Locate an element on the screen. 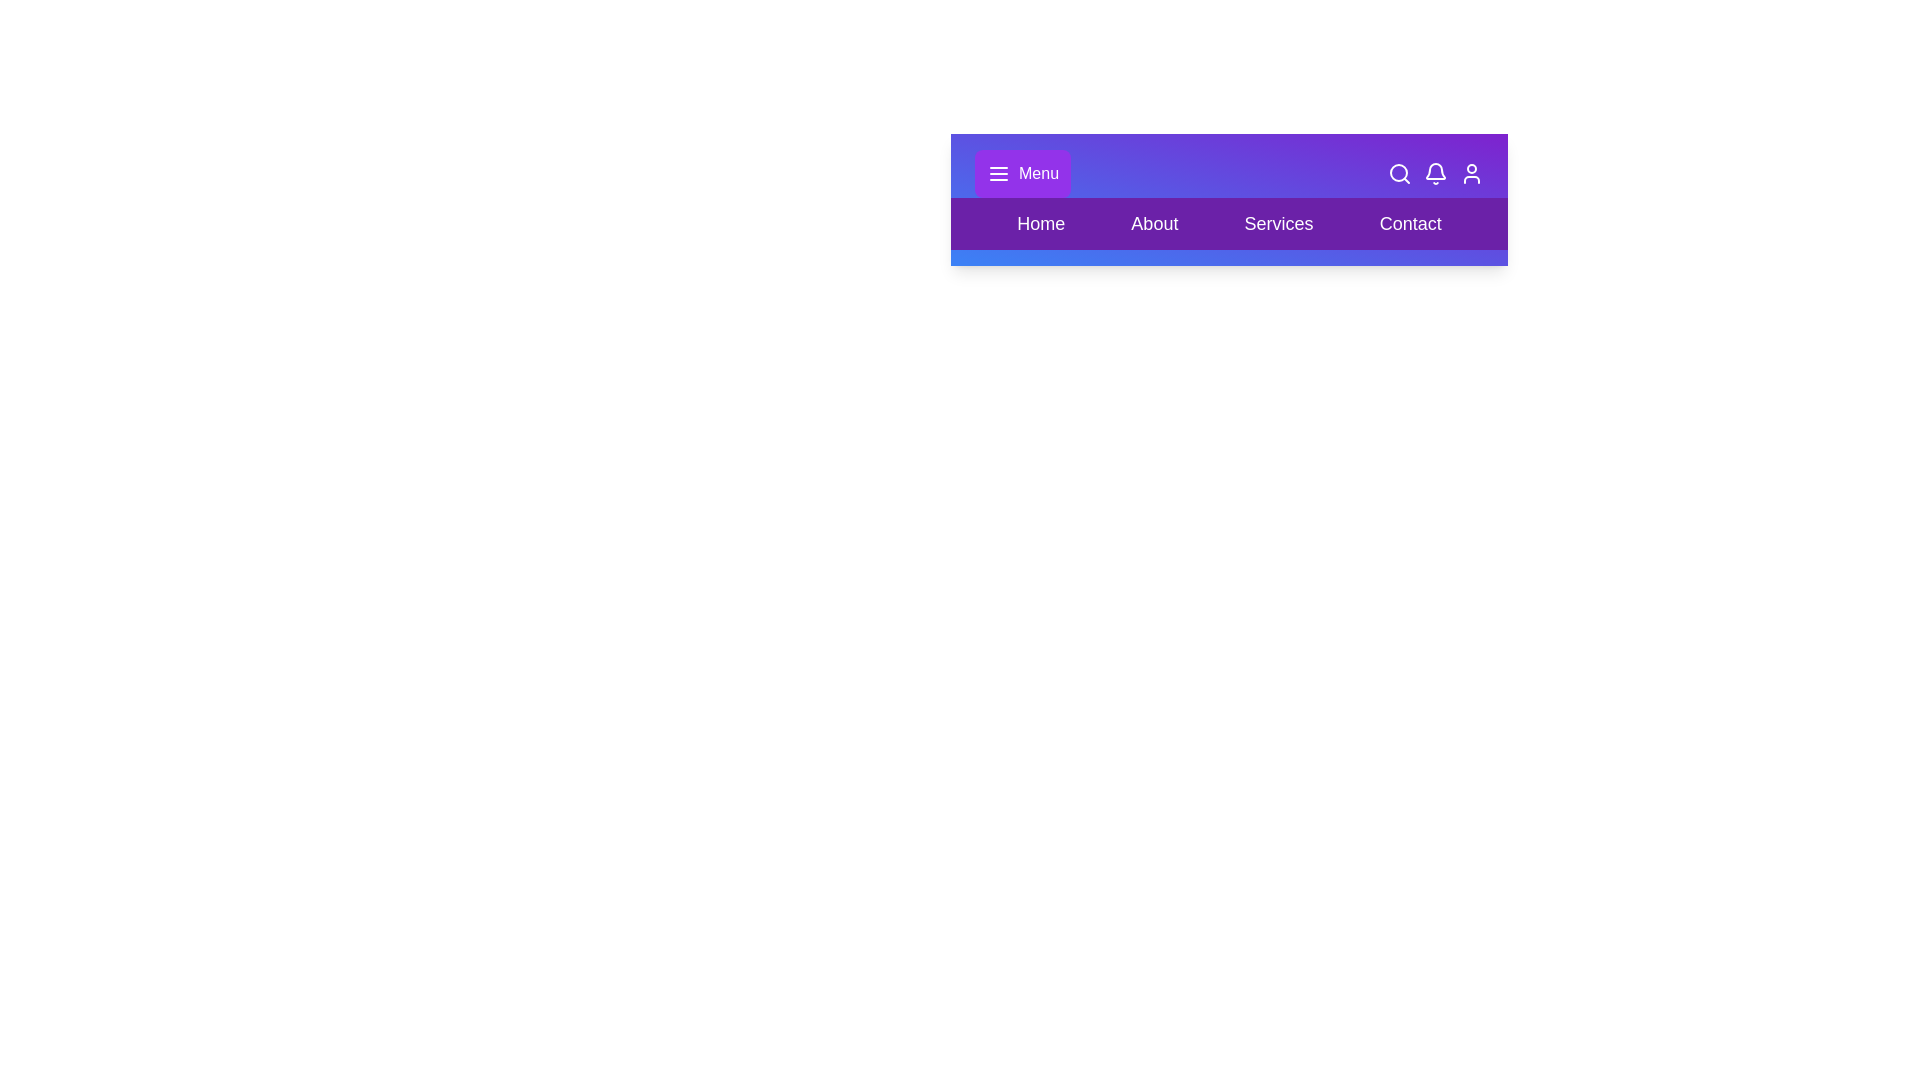 This screenshot has width=1920, height=1080. the element User Profile to highlight it is located at coordinates (1472, 172).